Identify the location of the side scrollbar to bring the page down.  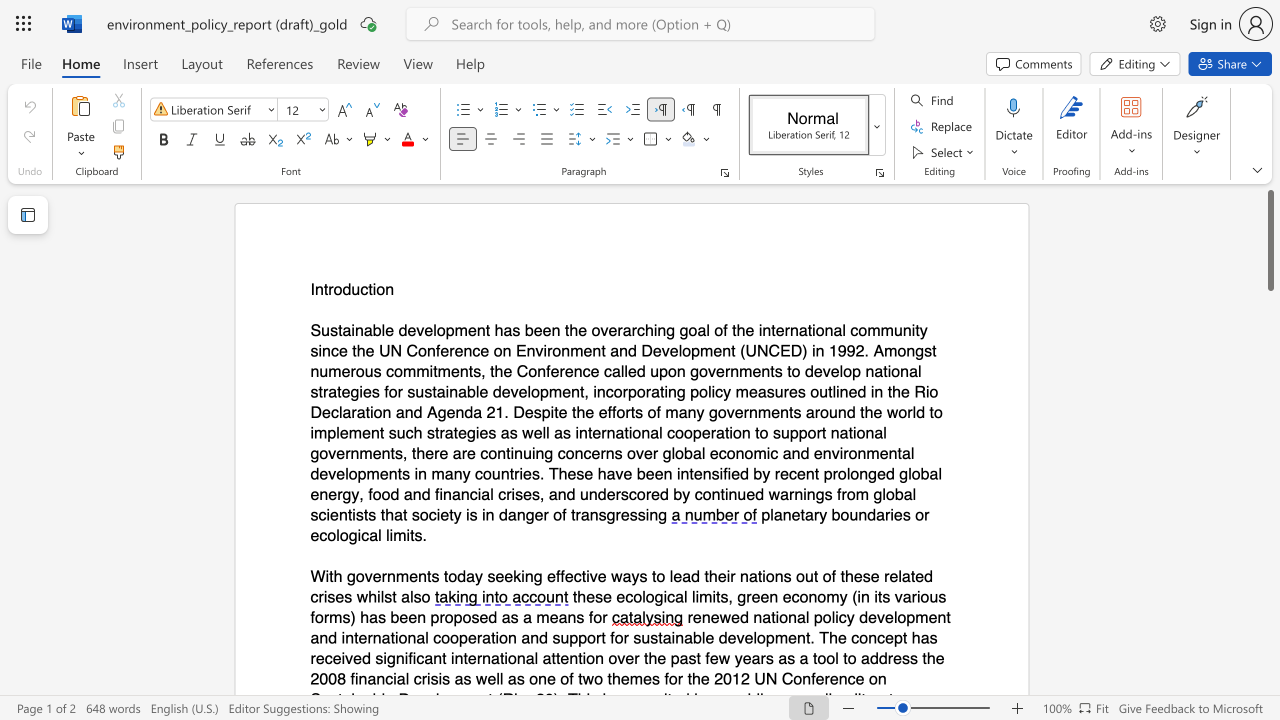
(1269, 498).